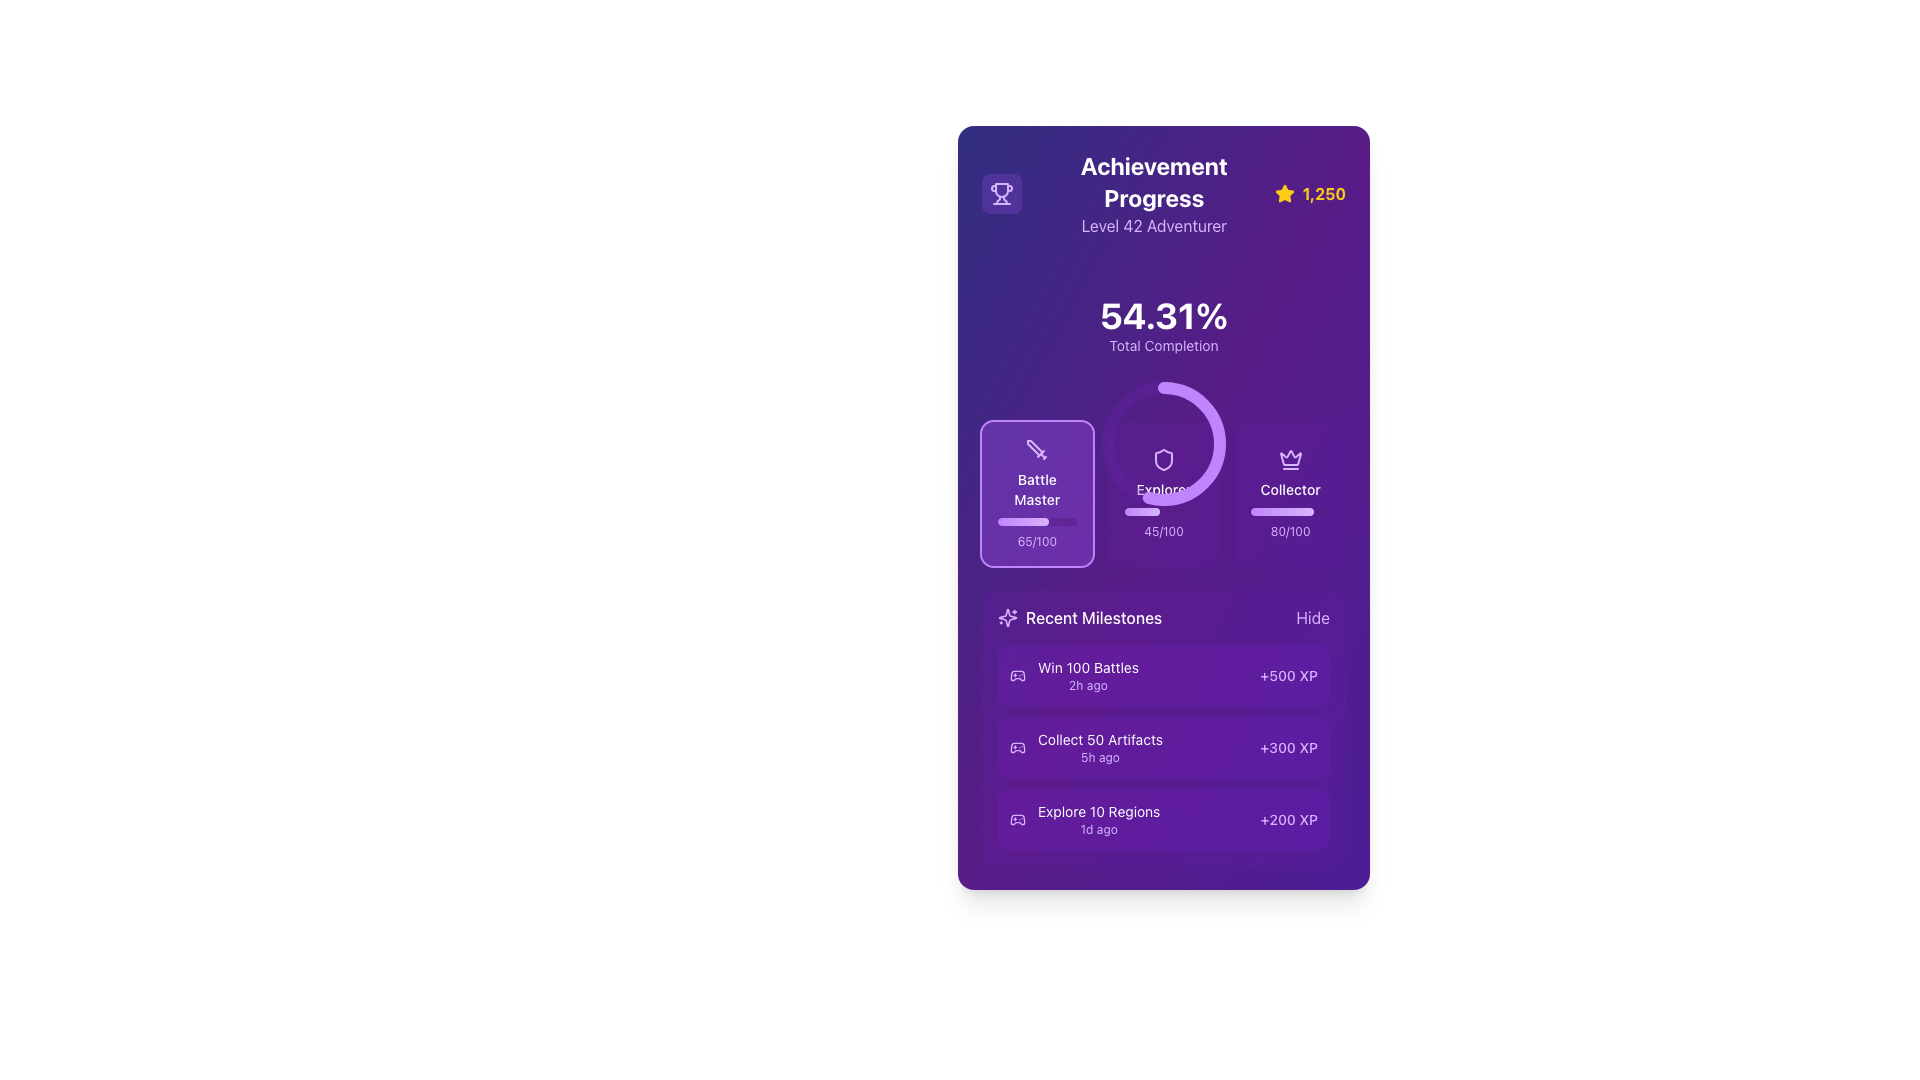  Describe the element at coordinates (1284, 193) in the screenshot. I see `the star icon located in the top-right corner of the purple card, which serves as a visual indicator for rewards associated with the numerical value '1,250'` at that location.